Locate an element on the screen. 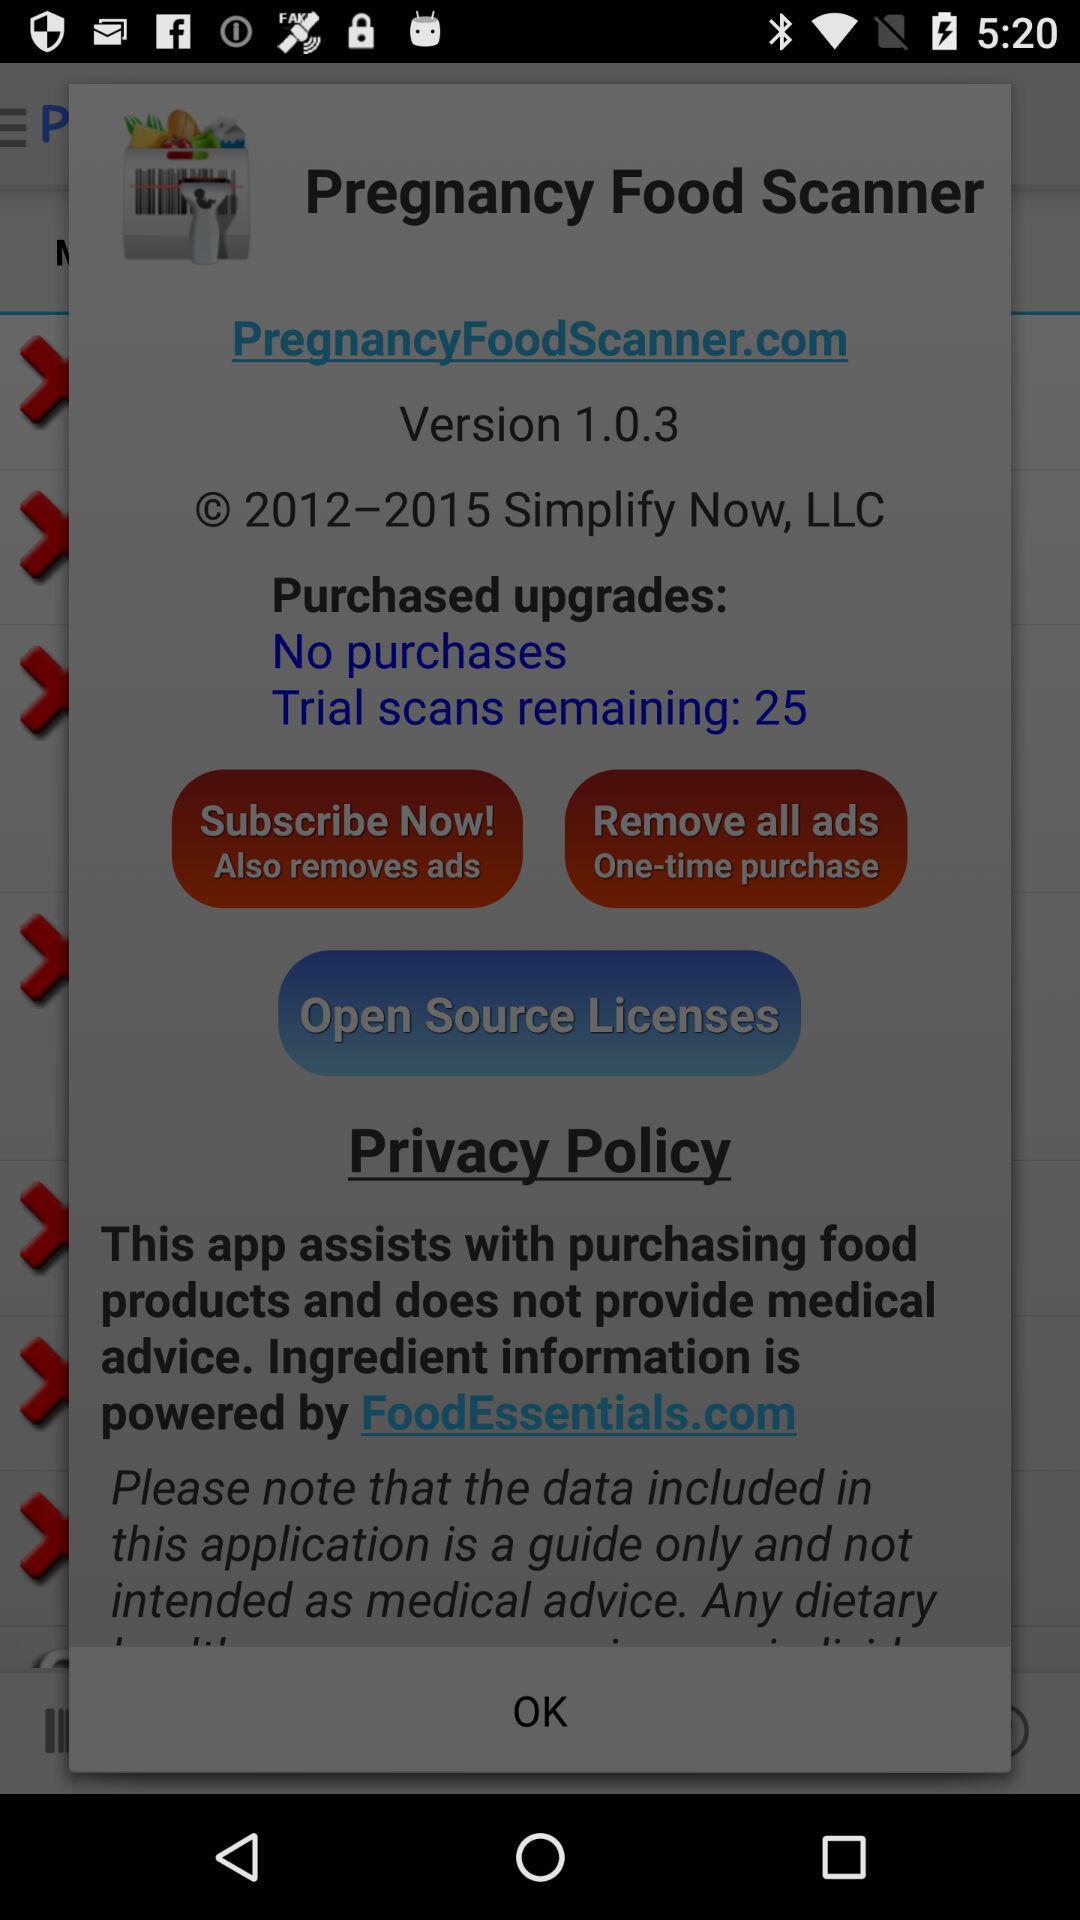 This screenshot has width=1080, height=1920. the icon to the right of subscribe now also is located at coordinates (736, 838).